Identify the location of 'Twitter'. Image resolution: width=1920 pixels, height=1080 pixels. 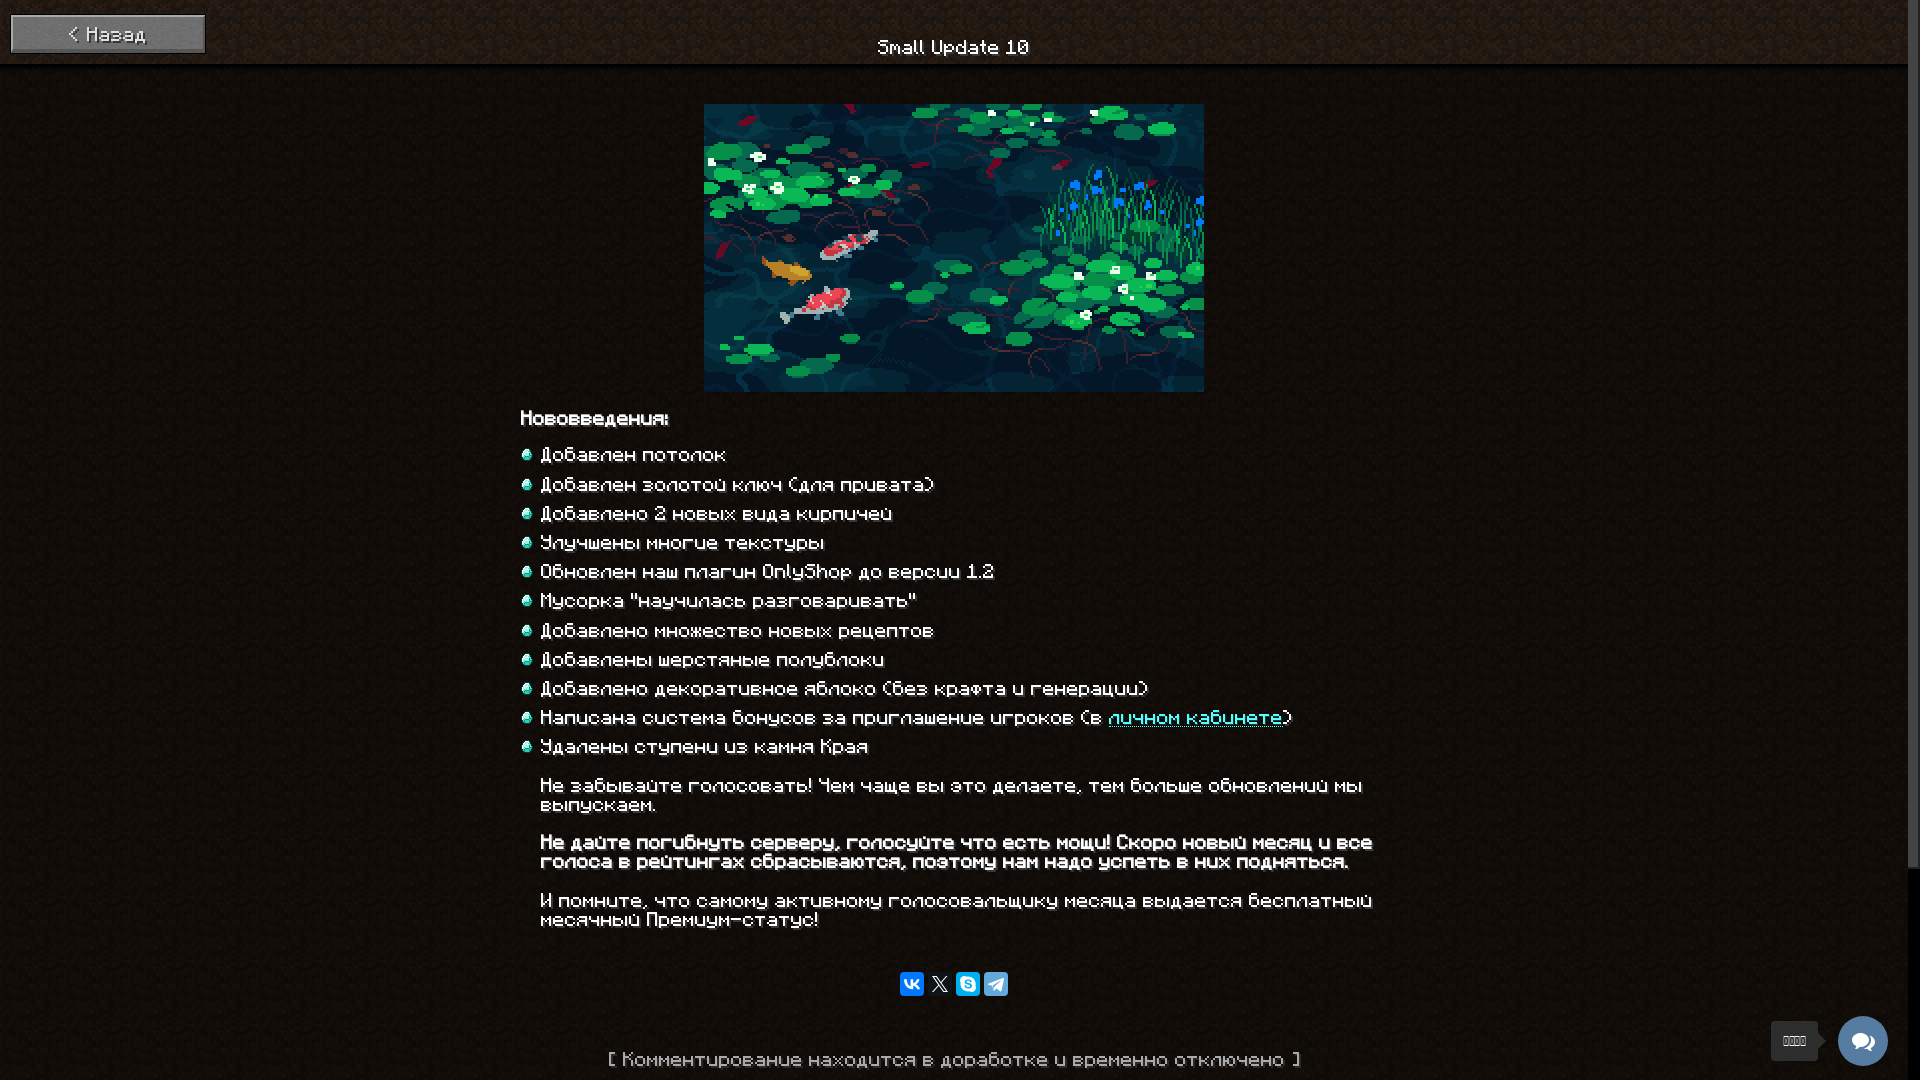
(926, 982).